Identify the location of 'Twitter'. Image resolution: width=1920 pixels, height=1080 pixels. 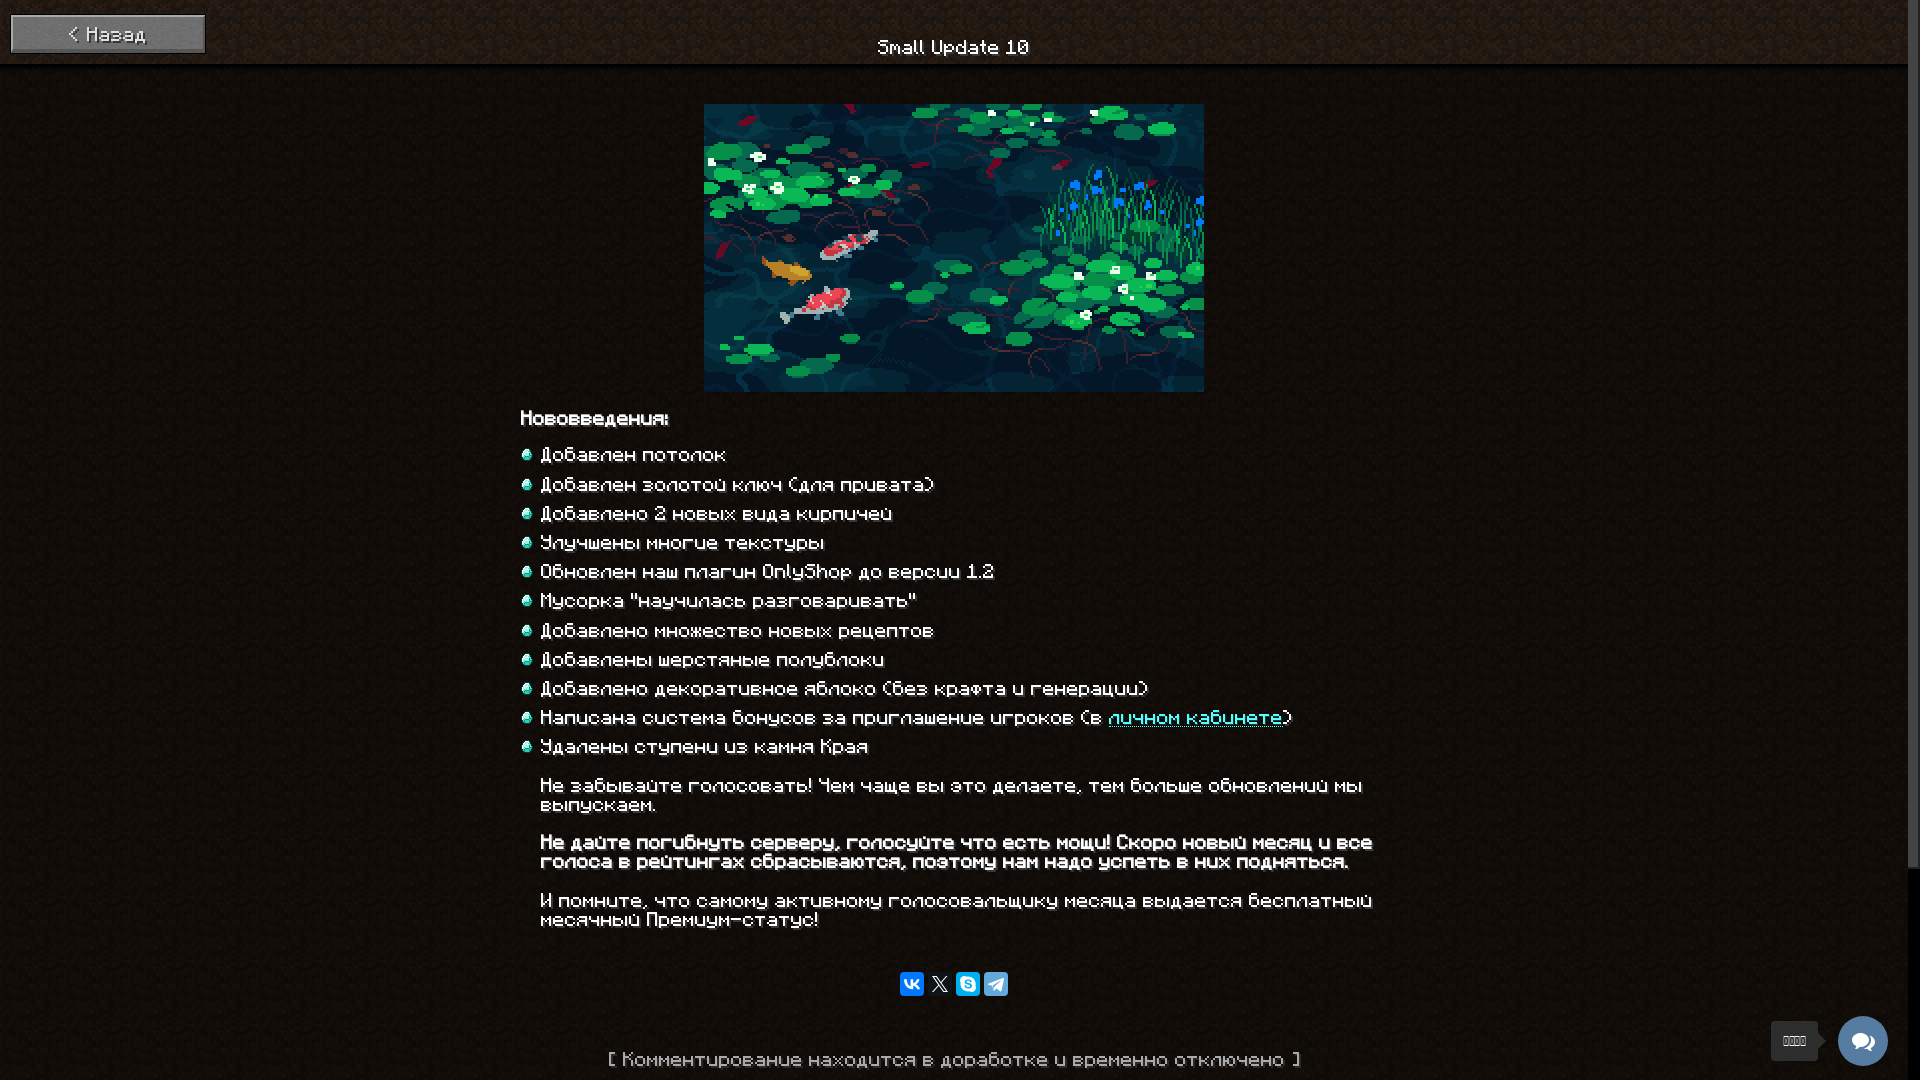
(926, 982).